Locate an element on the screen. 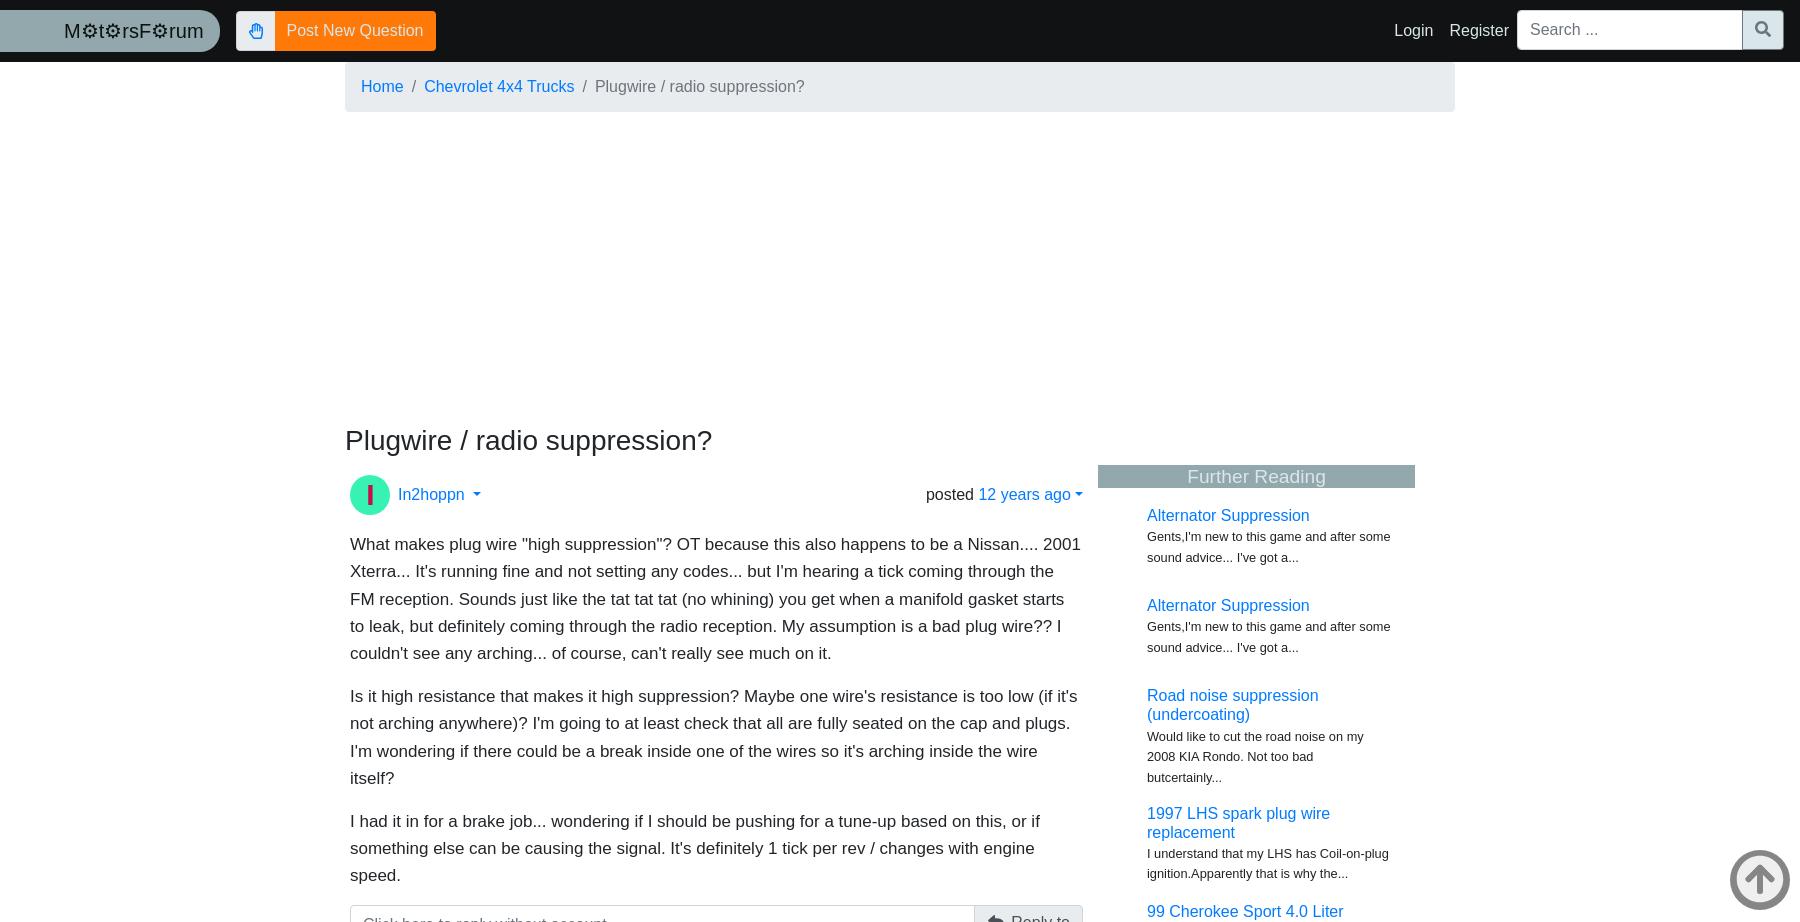  'posted' is located at coordinates (950, 494).